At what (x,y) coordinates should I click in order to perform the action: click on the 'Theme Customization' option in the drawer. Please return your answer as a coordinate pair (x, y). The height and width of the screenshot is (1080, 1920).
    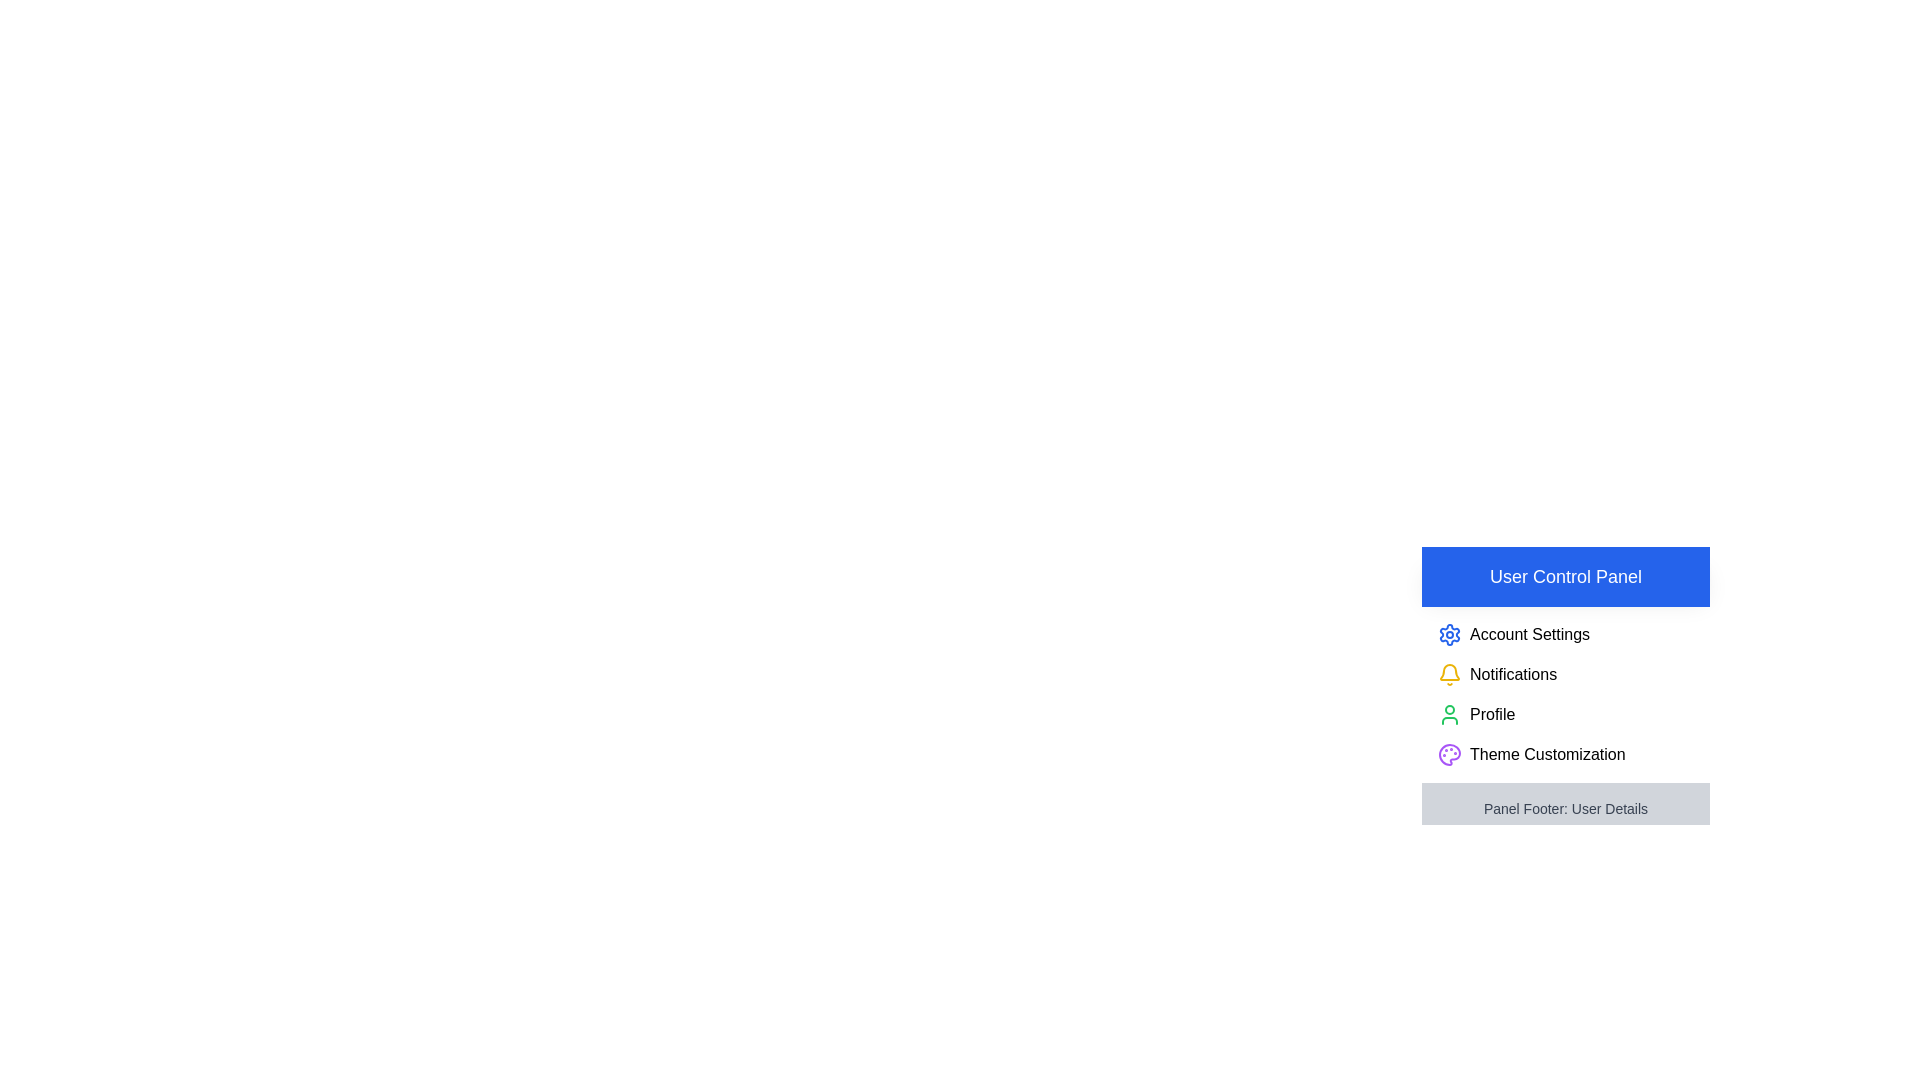
    Looking at the image, I should click on (1564, 755).